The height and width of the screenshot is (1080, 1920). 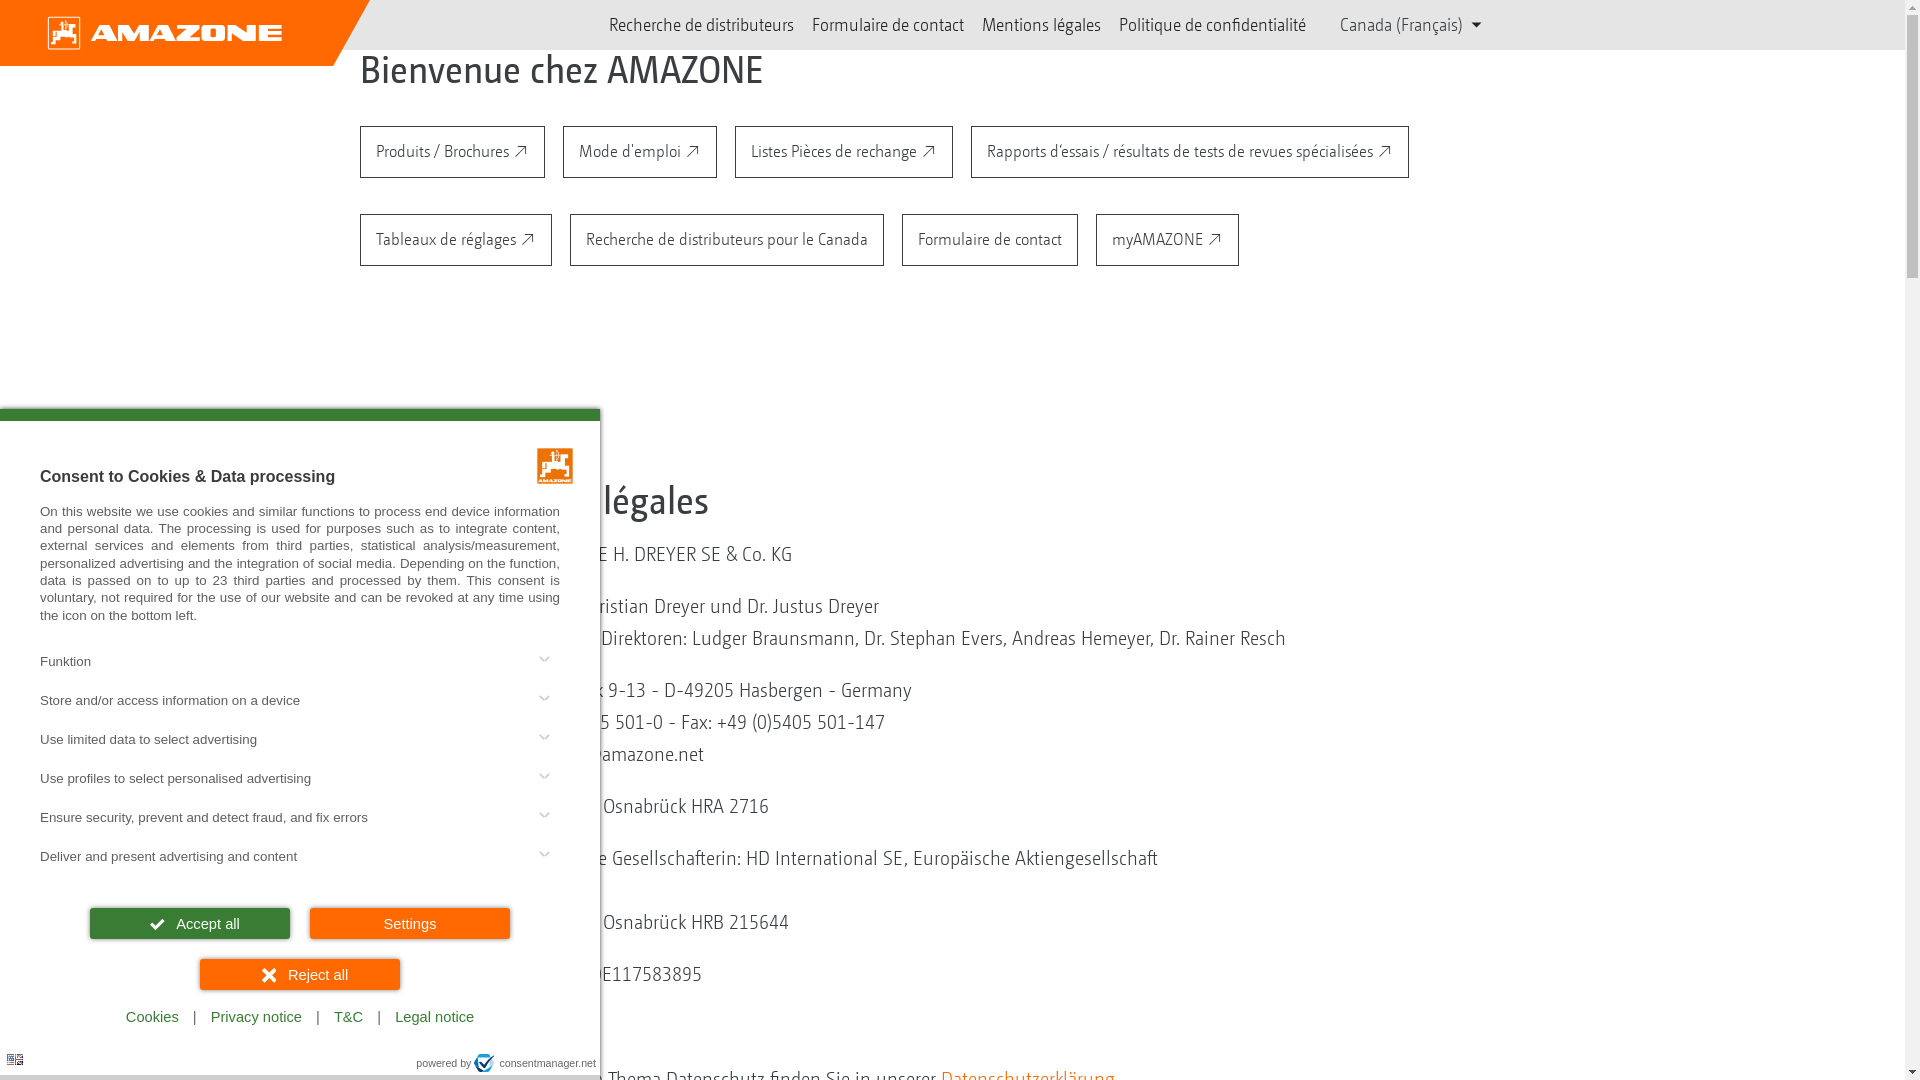 I want to click on 'Privacy notice', so click(x=255, y=1017).